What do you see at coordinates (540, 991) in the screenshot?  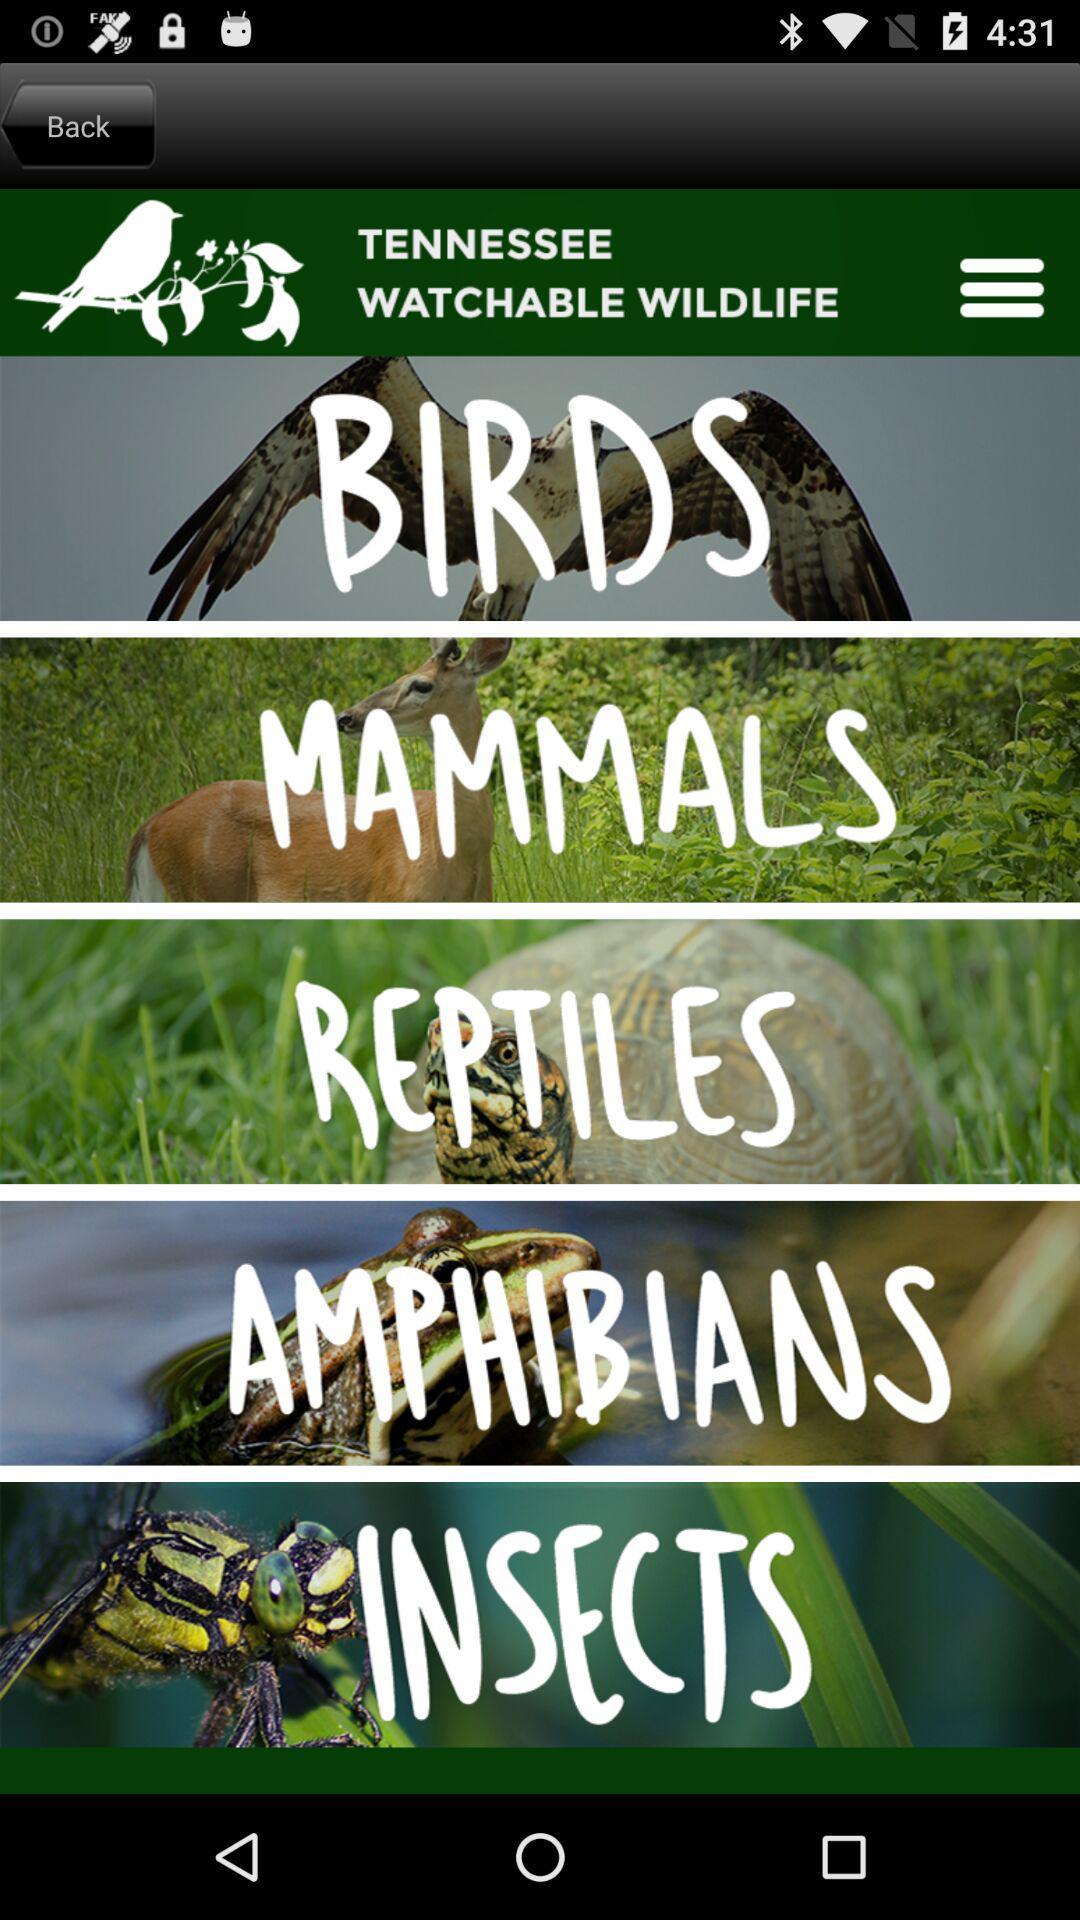 I see `select` at bounding box center [540, 991].